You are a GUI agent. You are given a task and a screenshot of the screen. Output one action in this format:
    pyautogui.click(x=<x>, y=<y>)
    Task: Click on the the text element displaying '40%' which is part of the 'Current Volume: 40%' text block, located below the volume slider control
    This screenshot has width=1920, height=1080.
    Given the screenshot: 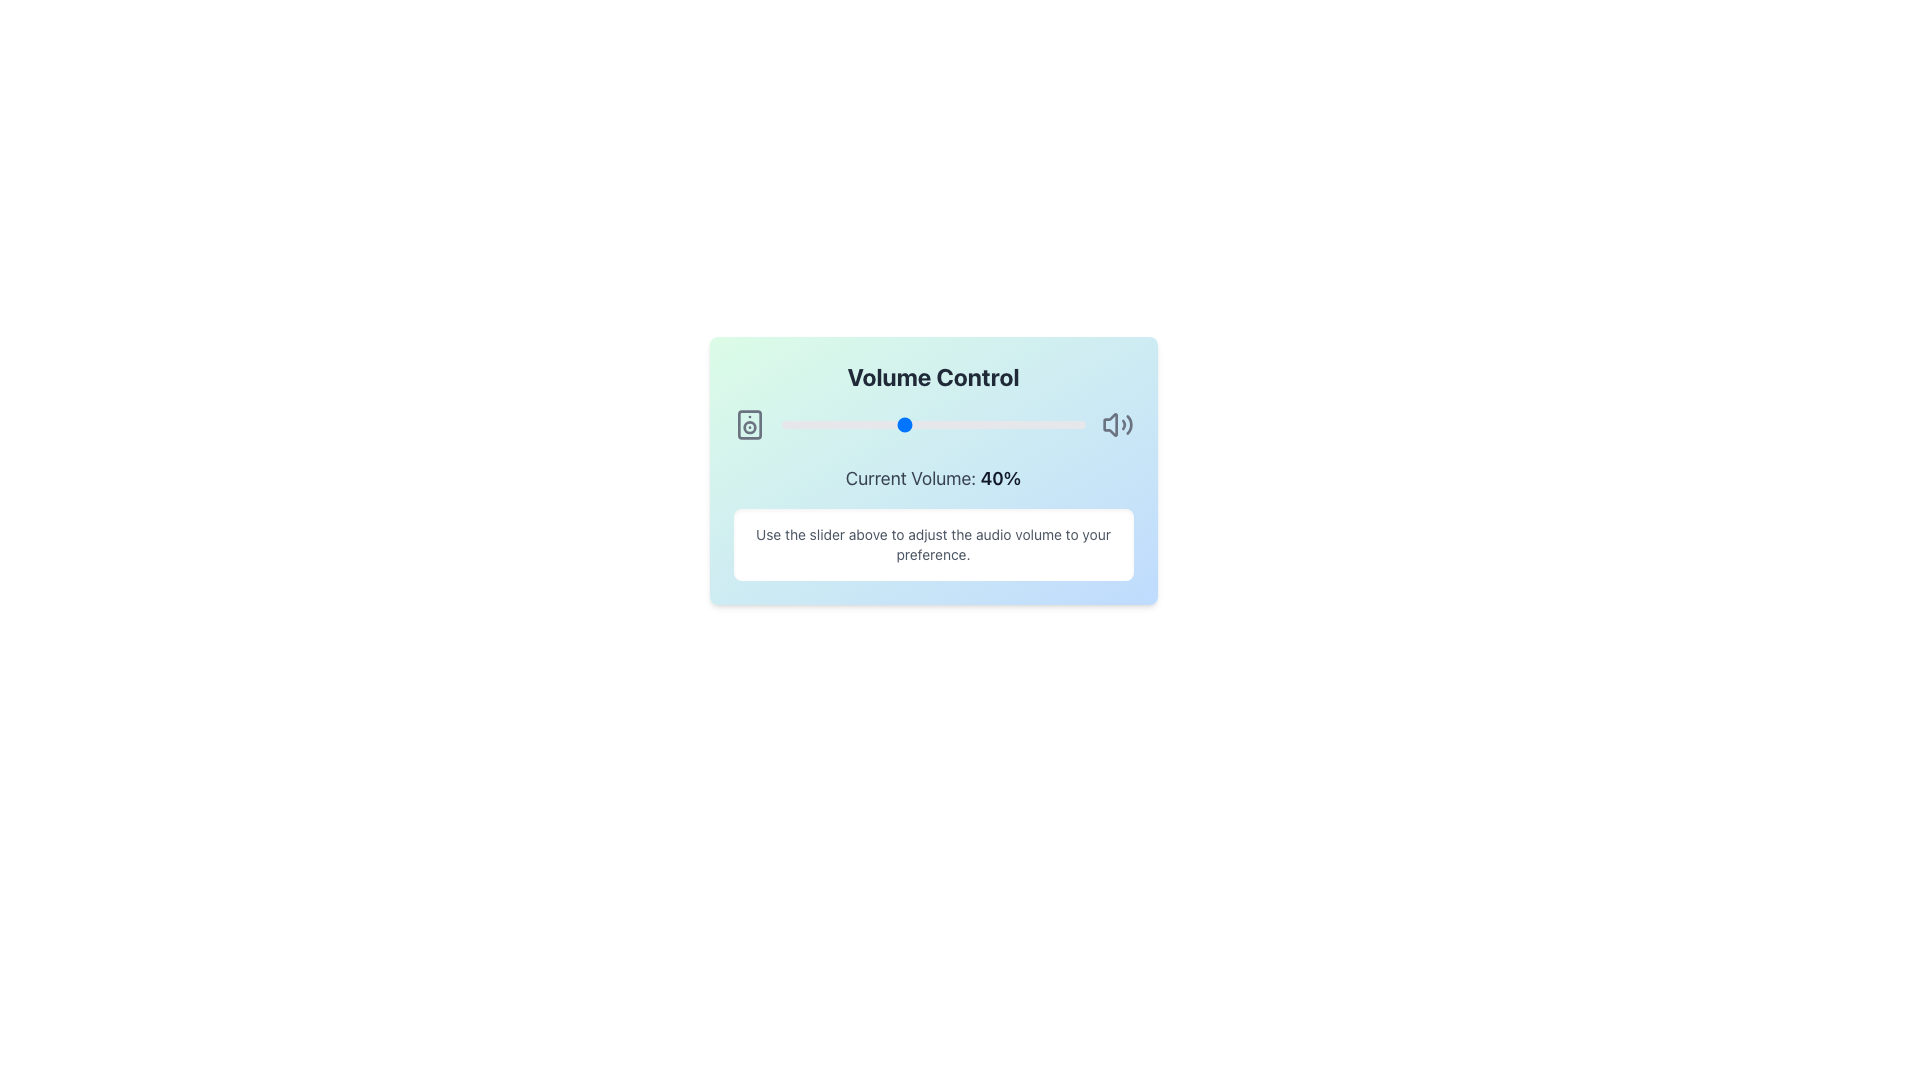 What is the action you would take?
    pyautogui.click(x=1000, y=478)
    